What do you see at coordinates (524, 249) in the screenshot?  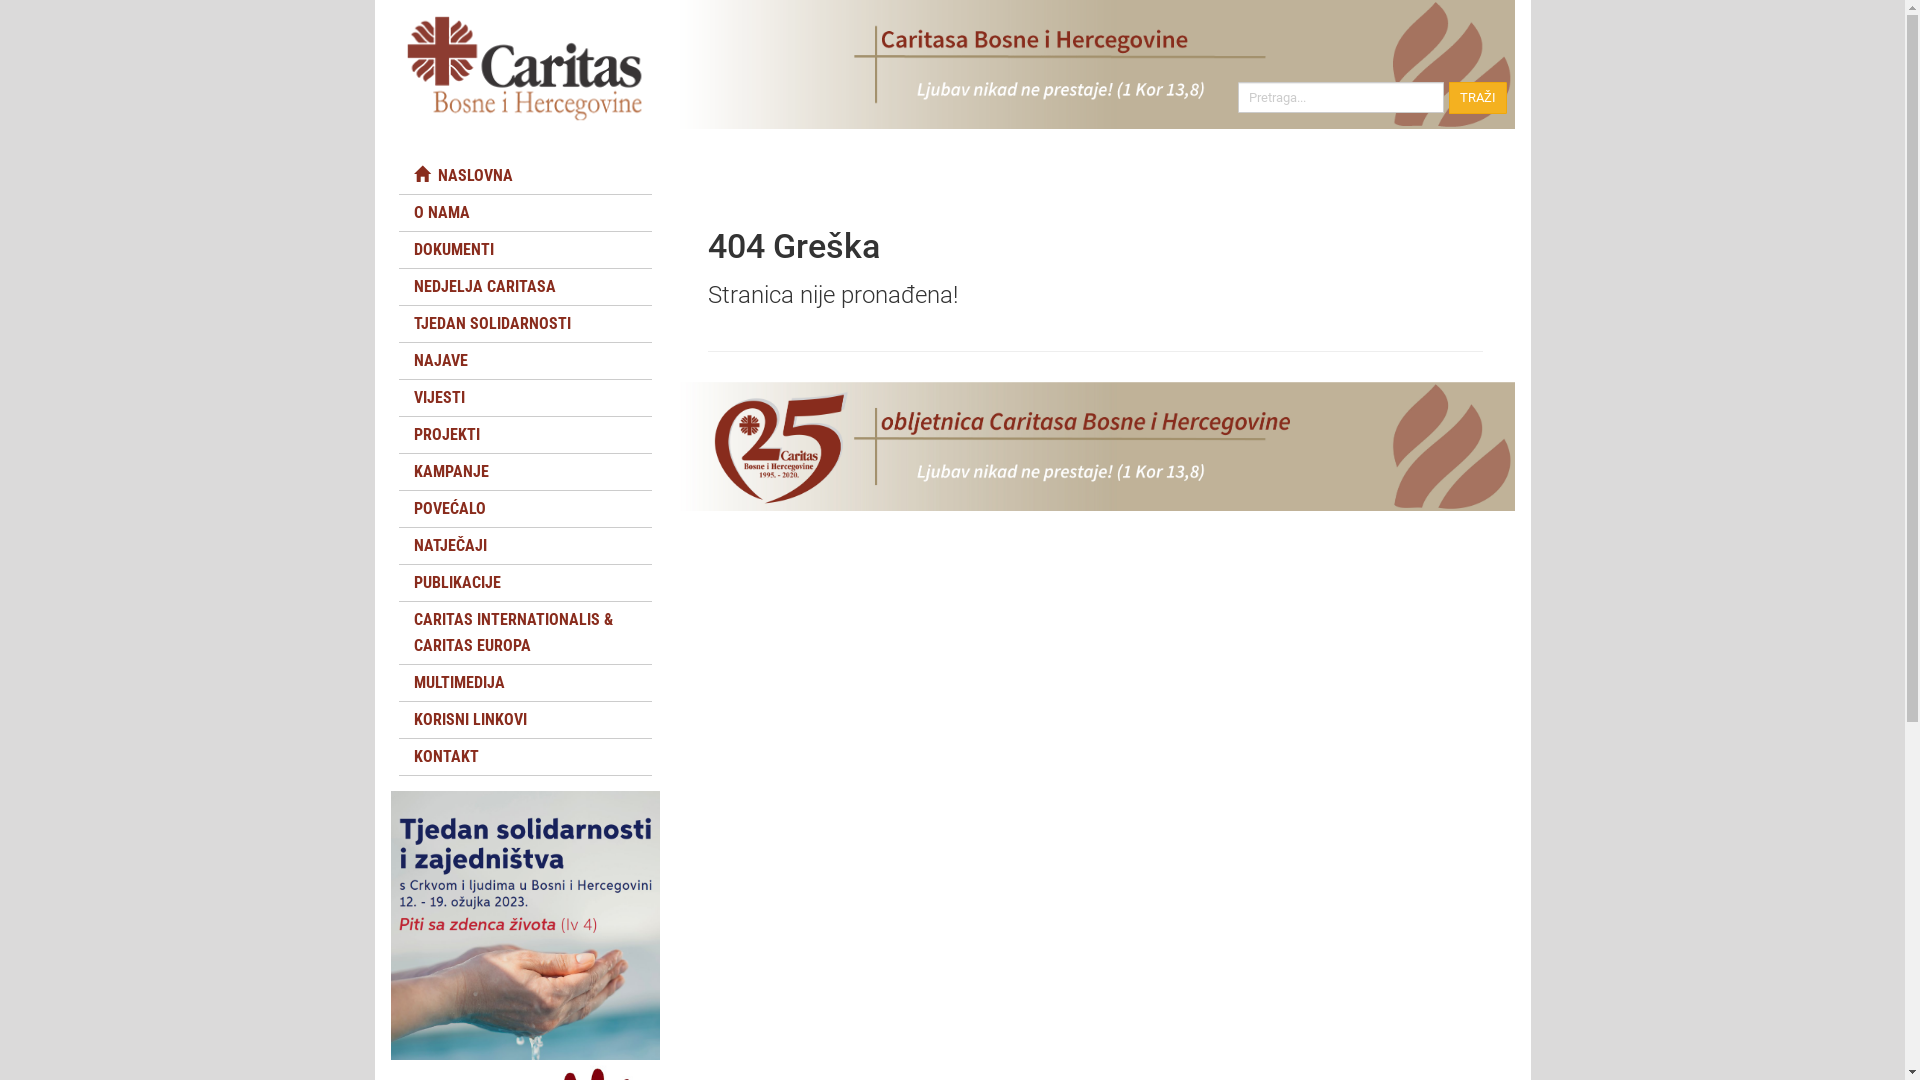 I see `'DOKUMENTI'` at bounding box center [524, 249].